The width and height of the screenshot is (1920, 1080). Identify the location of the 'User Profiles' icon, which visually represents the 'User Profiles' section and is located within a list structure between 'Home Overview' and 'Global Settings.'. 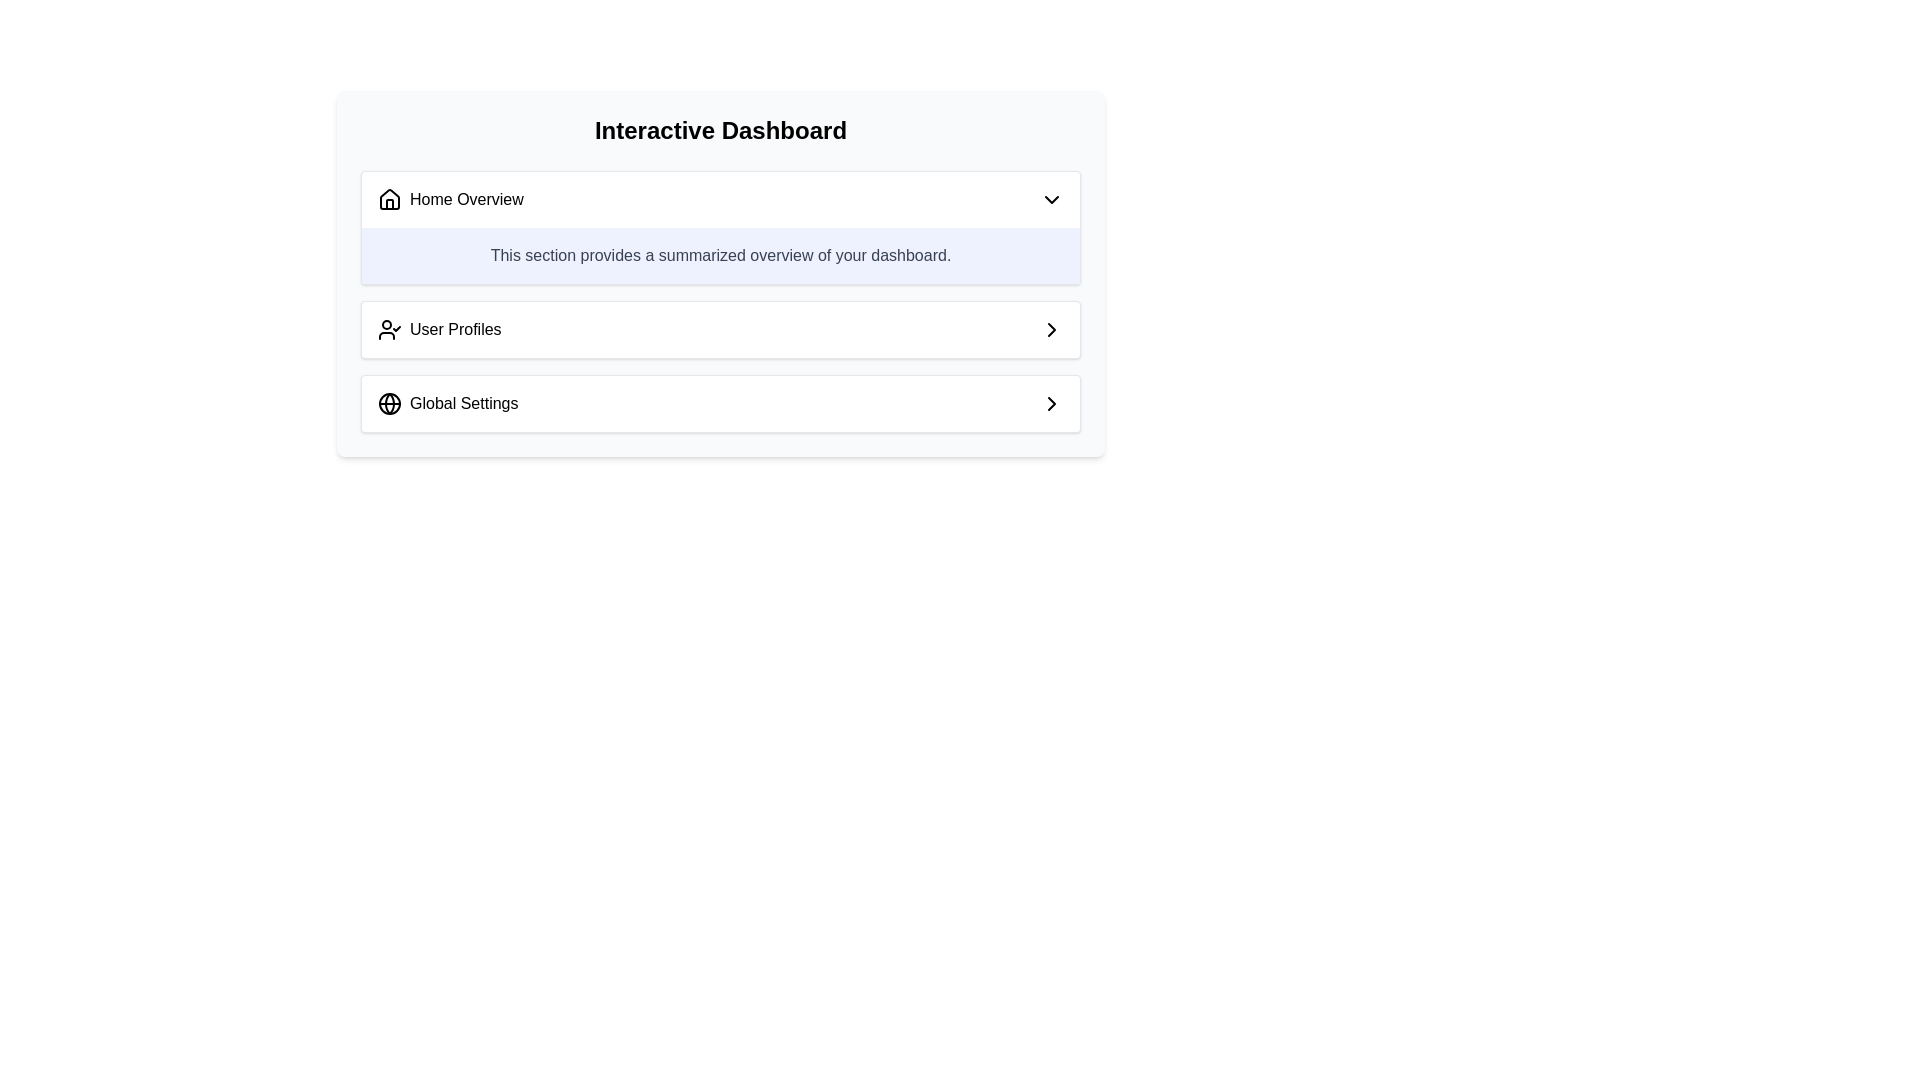
(389, 329).